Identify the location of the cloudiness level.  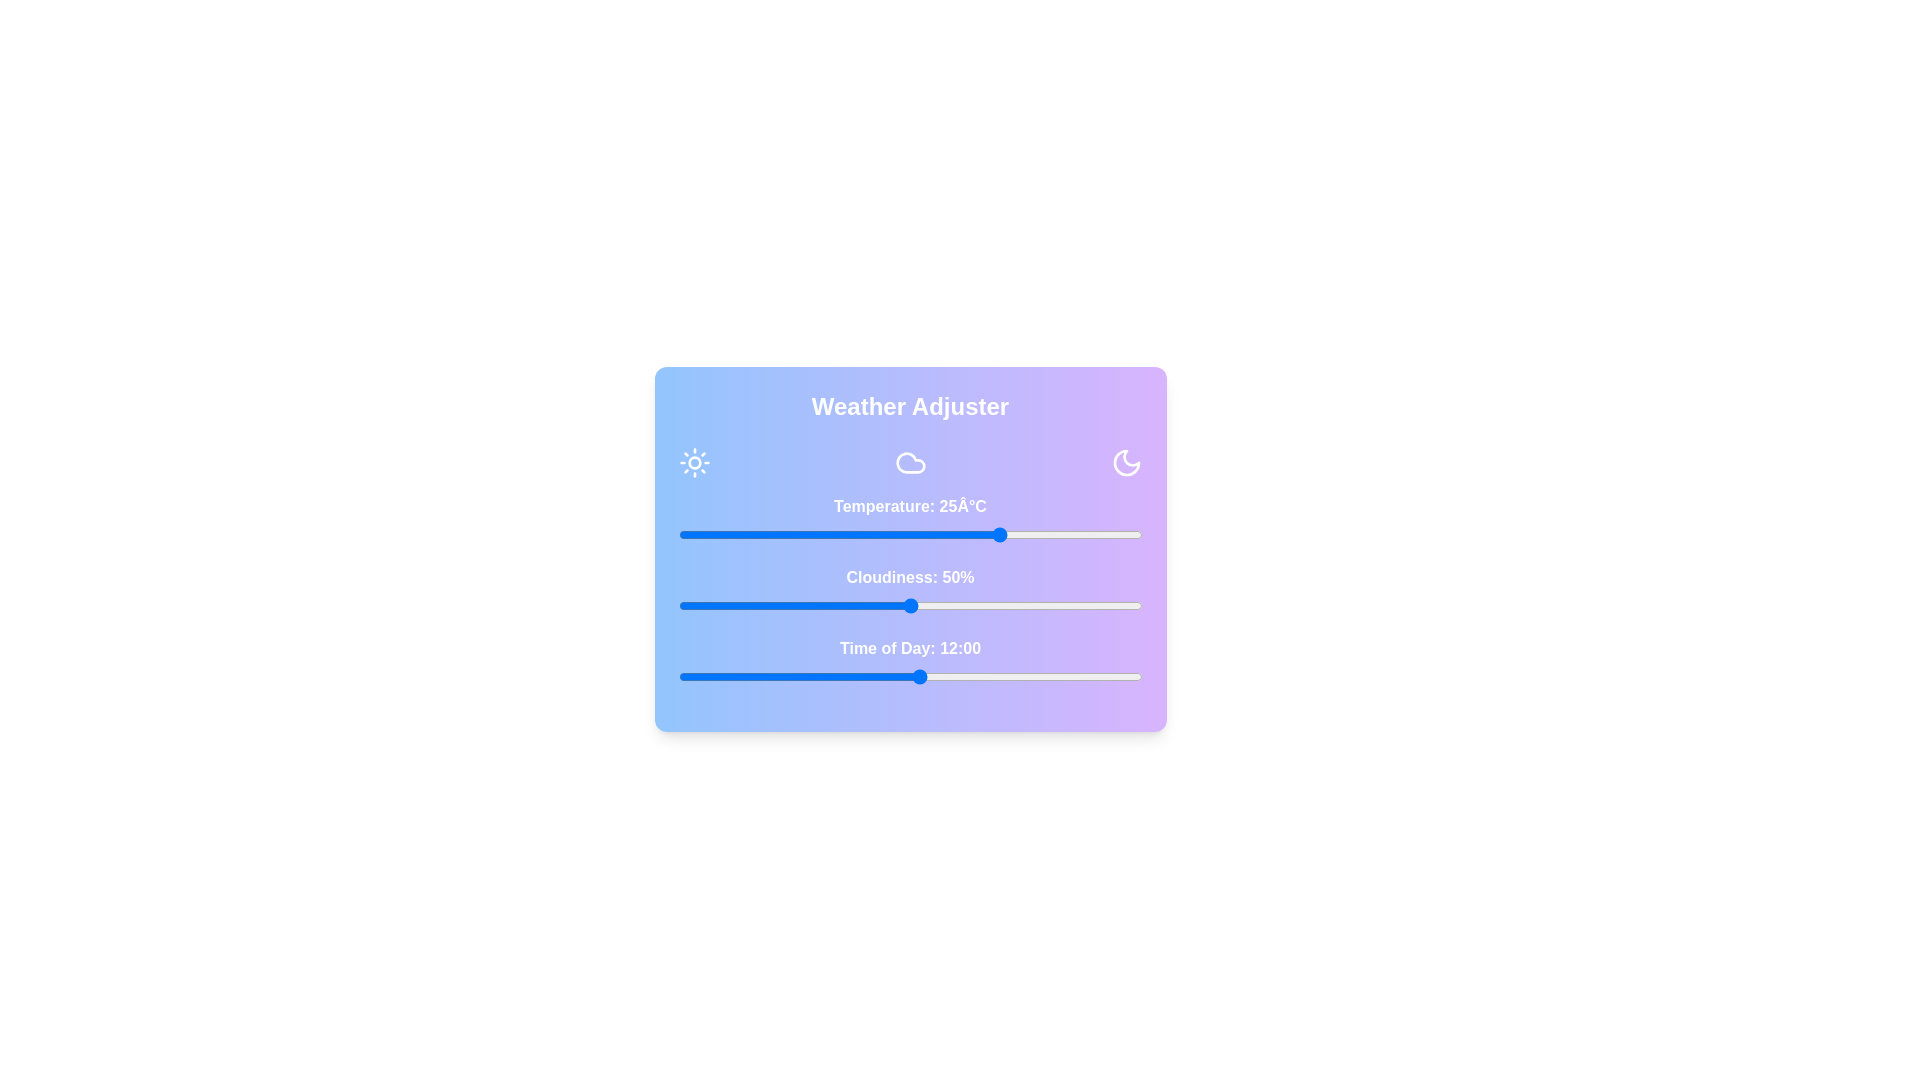
(854, 604).